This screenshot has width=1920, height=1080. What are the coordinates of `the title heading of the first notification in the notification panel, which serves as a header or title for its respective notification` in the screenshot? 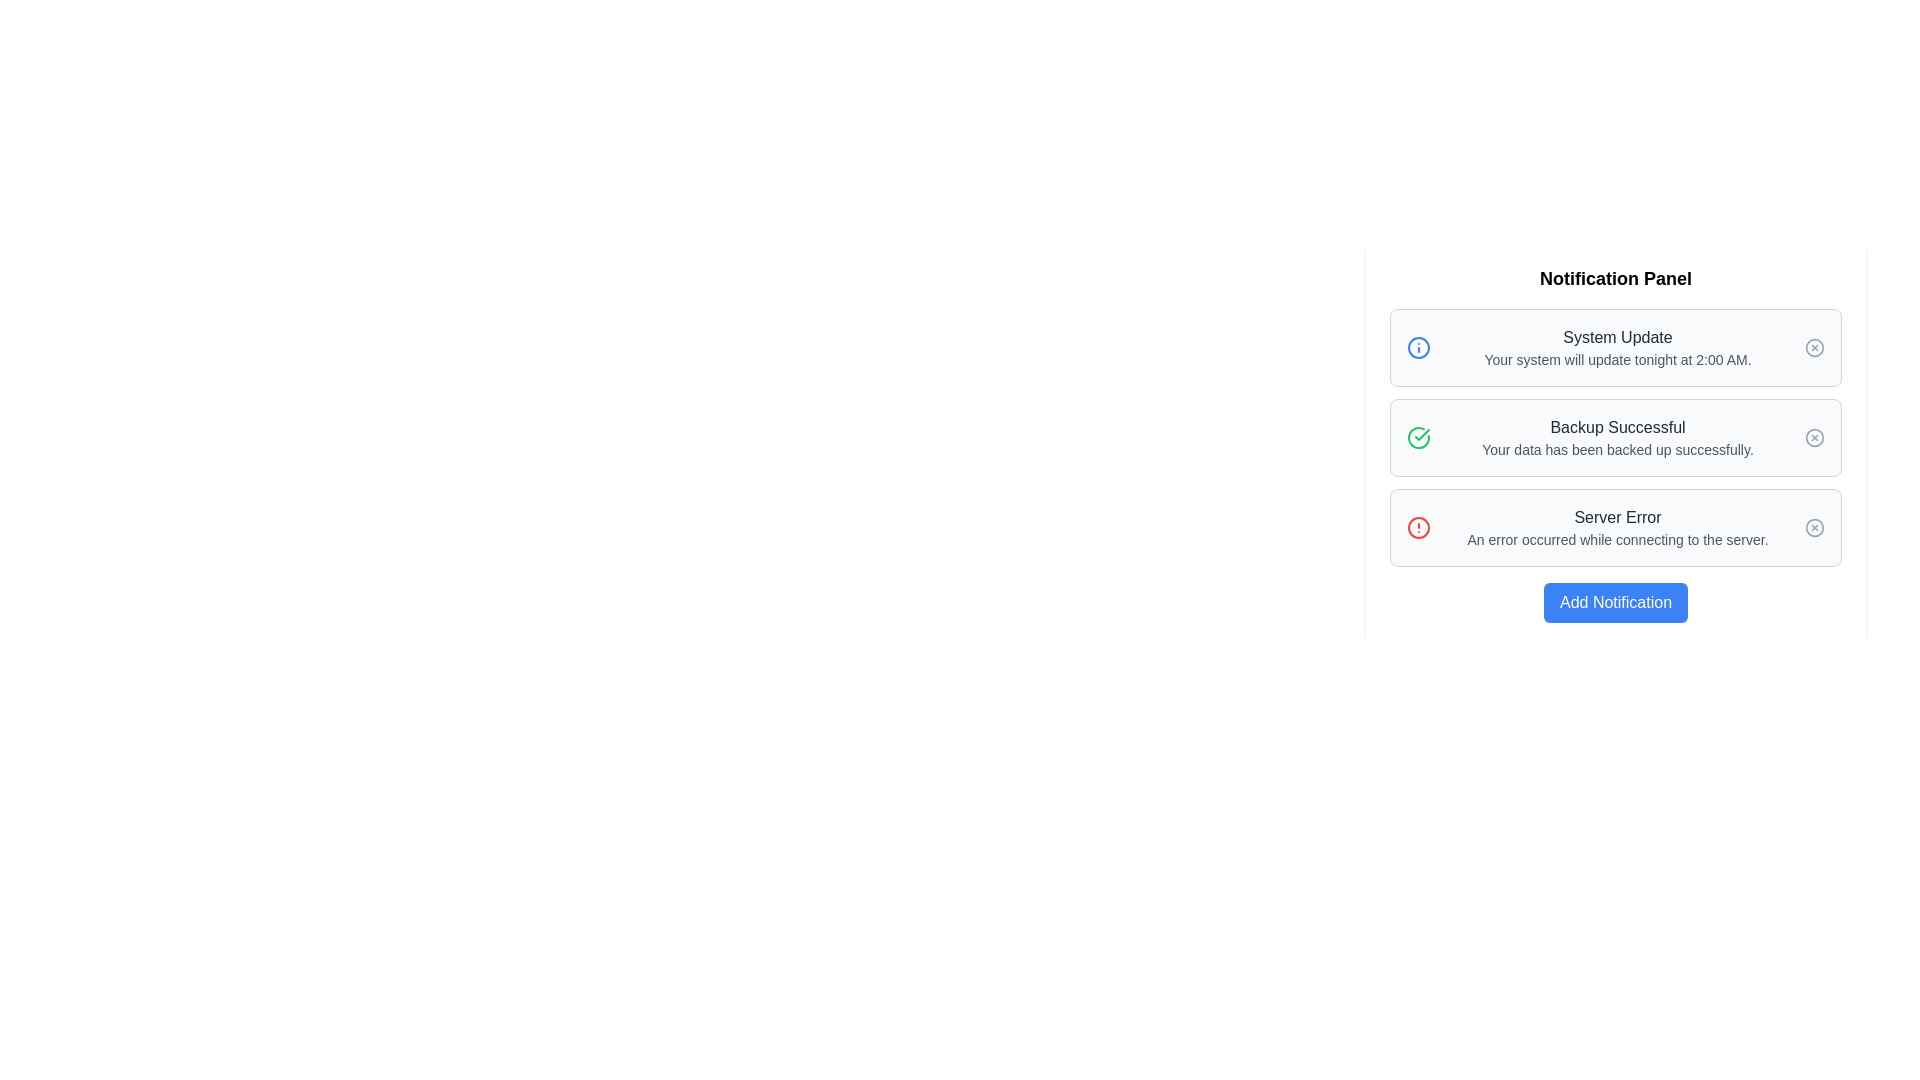 It's located at (1617, 337).